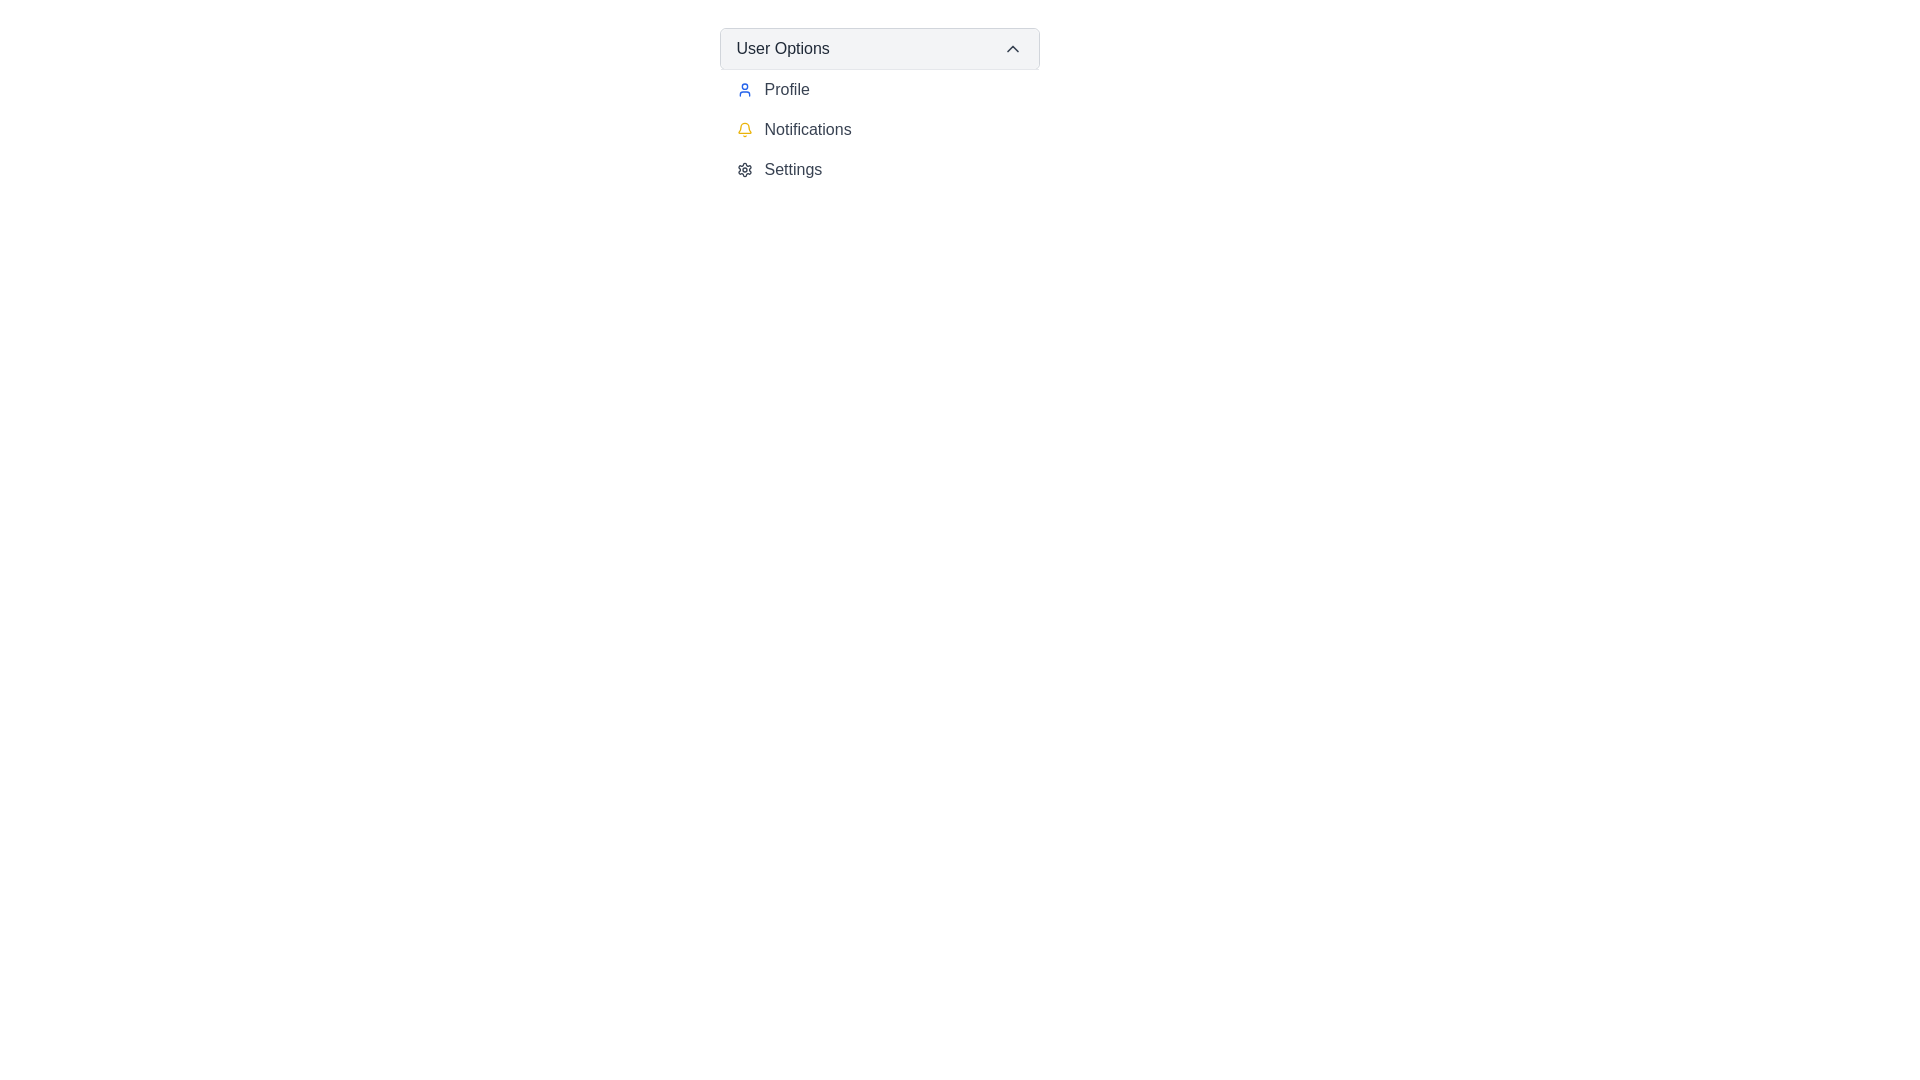  Describe the element at coordinates (743, 130) in the screenshot. I see `the yellow bell-shaped notification icon located to the left of the 'Notifications' text, which is visually distinct with a rounded design and slight shadow effect` at that location.